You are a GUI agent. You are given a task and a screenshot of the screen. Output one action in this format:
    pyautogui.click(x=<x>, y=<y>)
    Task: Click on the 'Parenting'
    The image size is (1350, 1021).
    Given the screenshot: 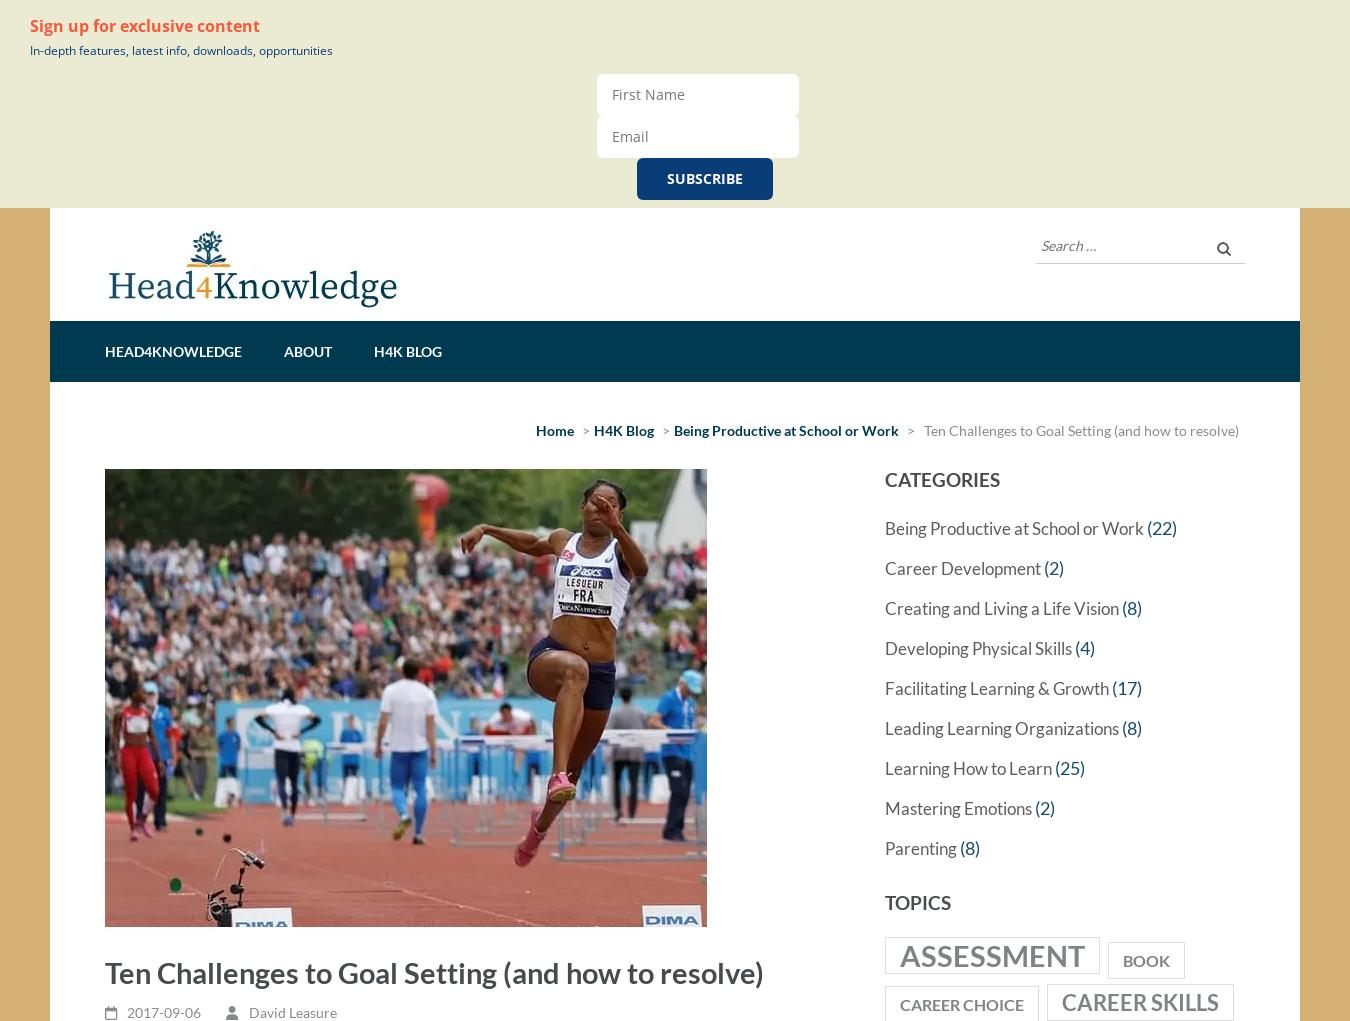 What is the action you would take?
    pyautogui.click(x=885, y=855)
    